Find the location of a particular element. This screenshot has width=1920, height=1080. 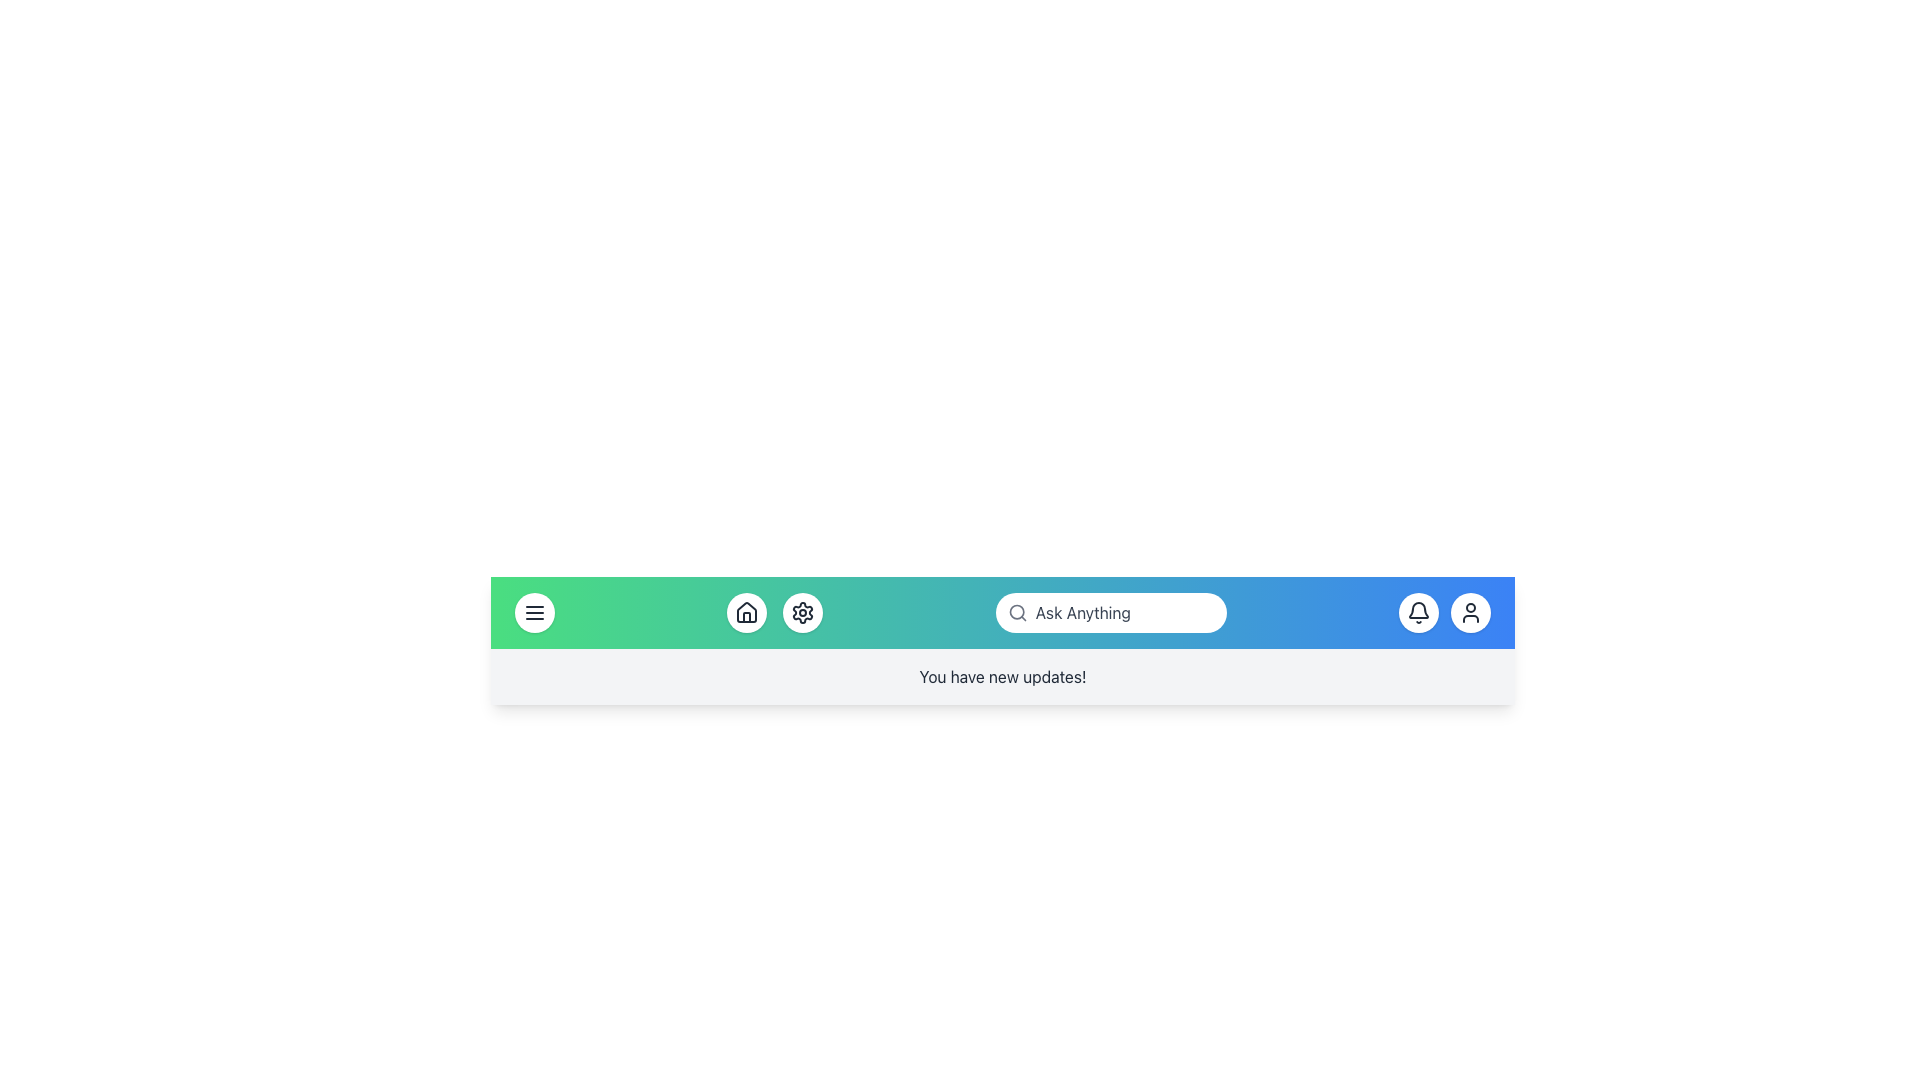

the menu toggle button located at the far left of the top navigation bar is located at coordinates (534, 612).